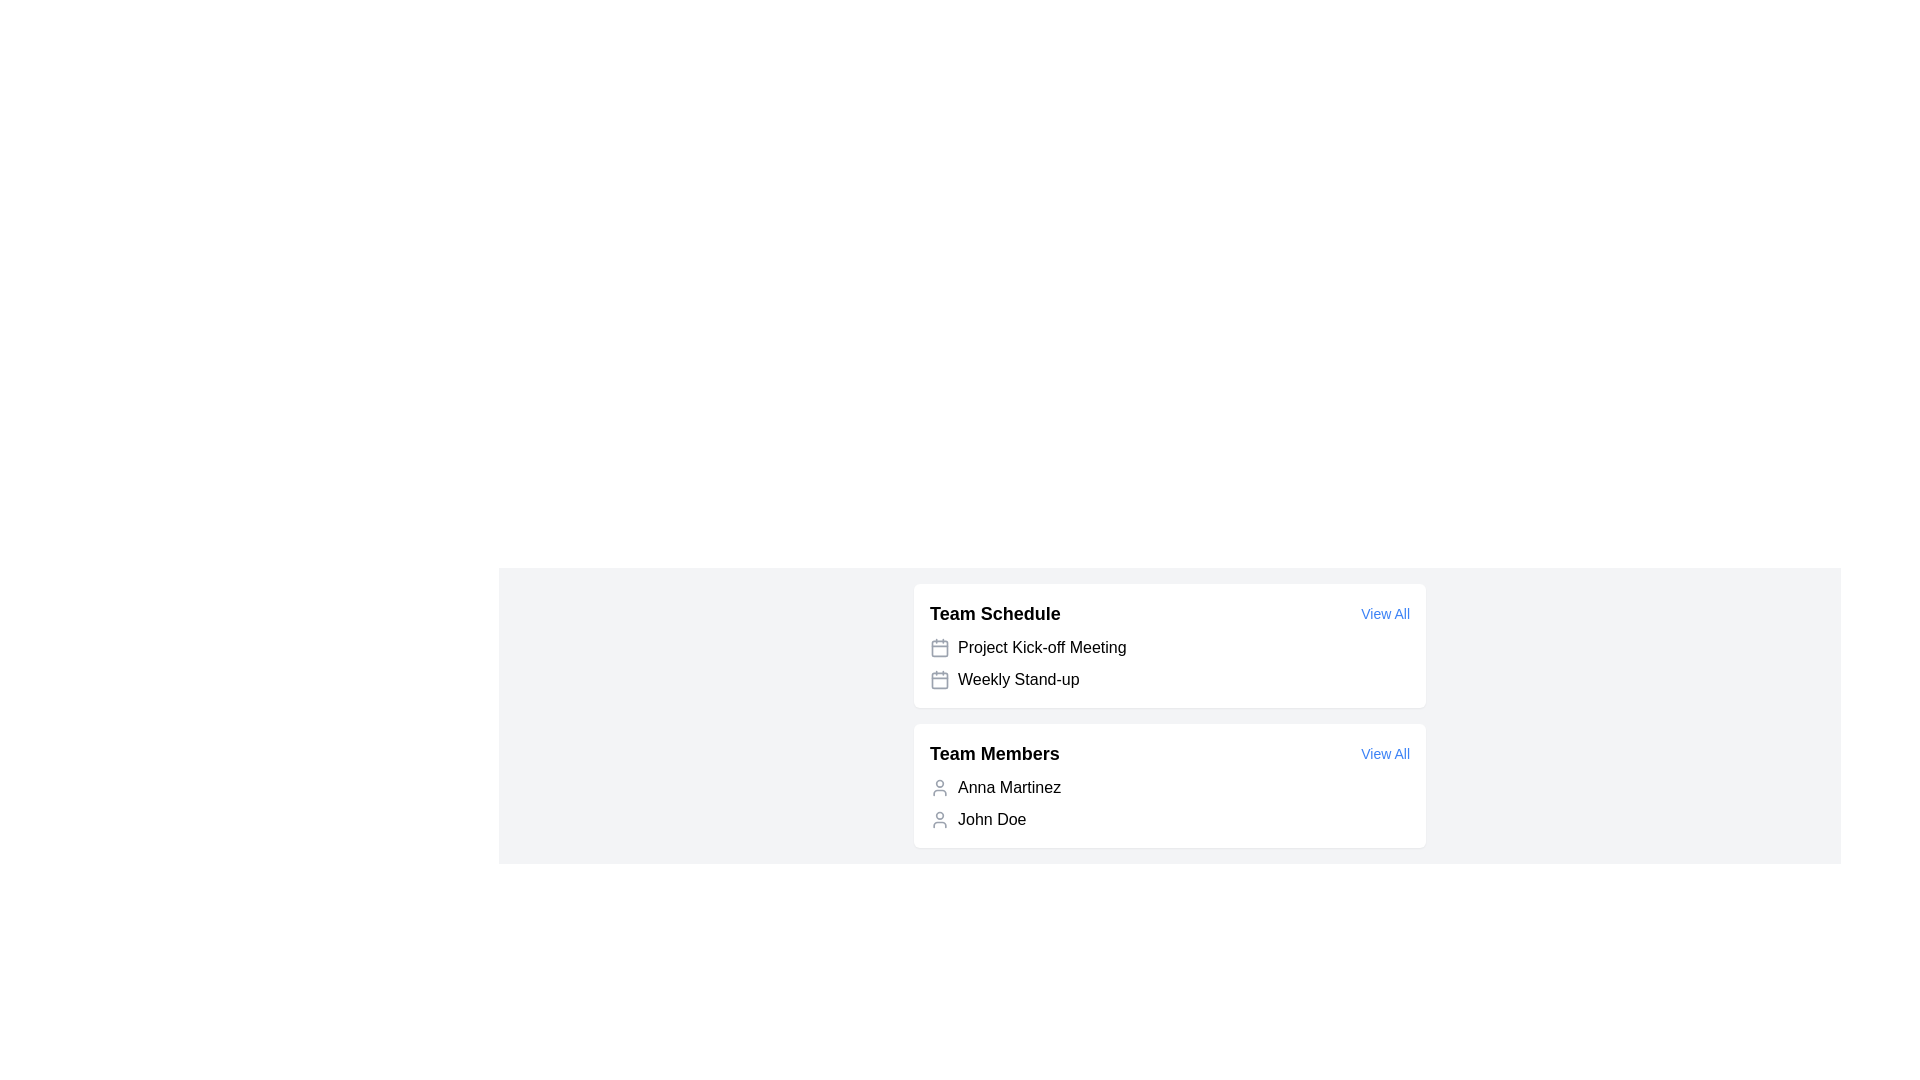 The height and width of the screenshot is (1080, 1920). Describe the element at coordinates (1384, 612) in the screenshot. I see `the 'View All' hyperlink styled as a button located in the top-right corner of the 'Team Schedule' section` at that location.